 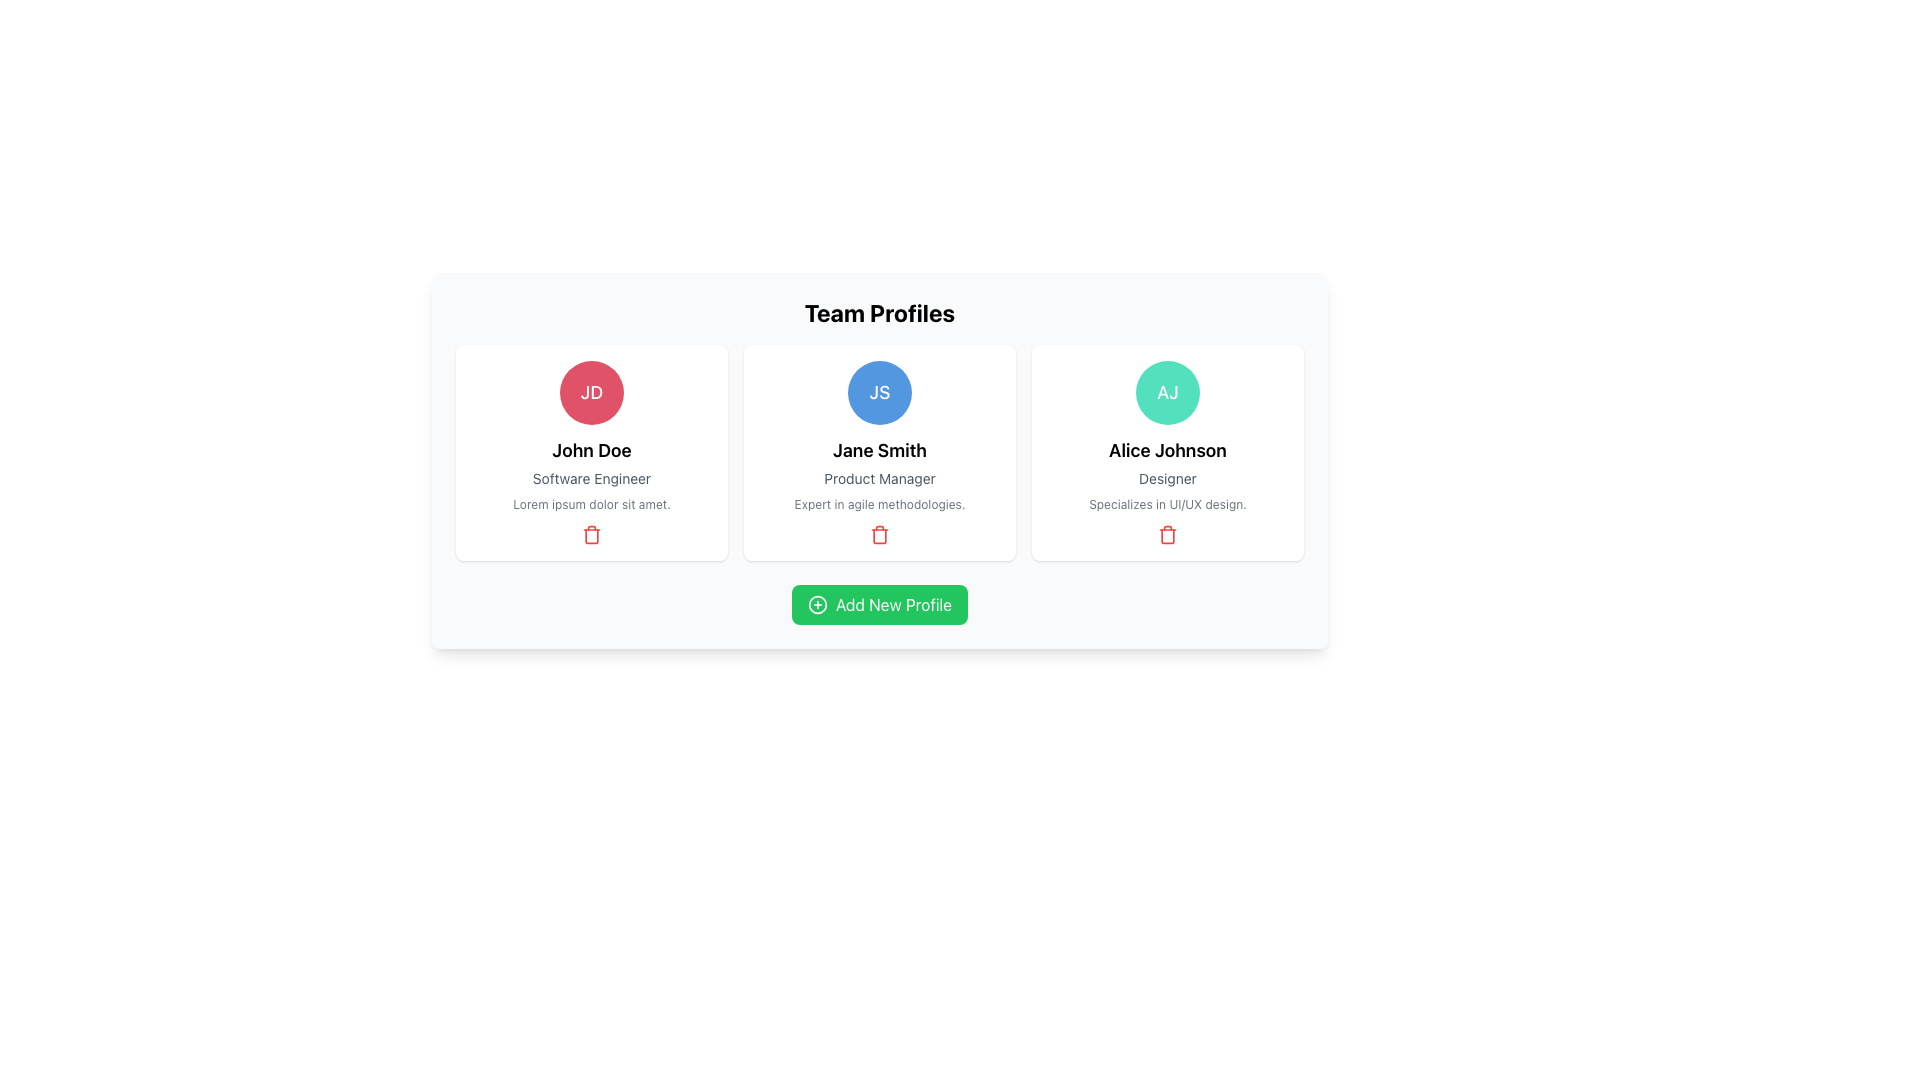 I want to click on to select the profile card for 'Jane Smith' located in the middle of the grid layout, so click(x=879, y=452).